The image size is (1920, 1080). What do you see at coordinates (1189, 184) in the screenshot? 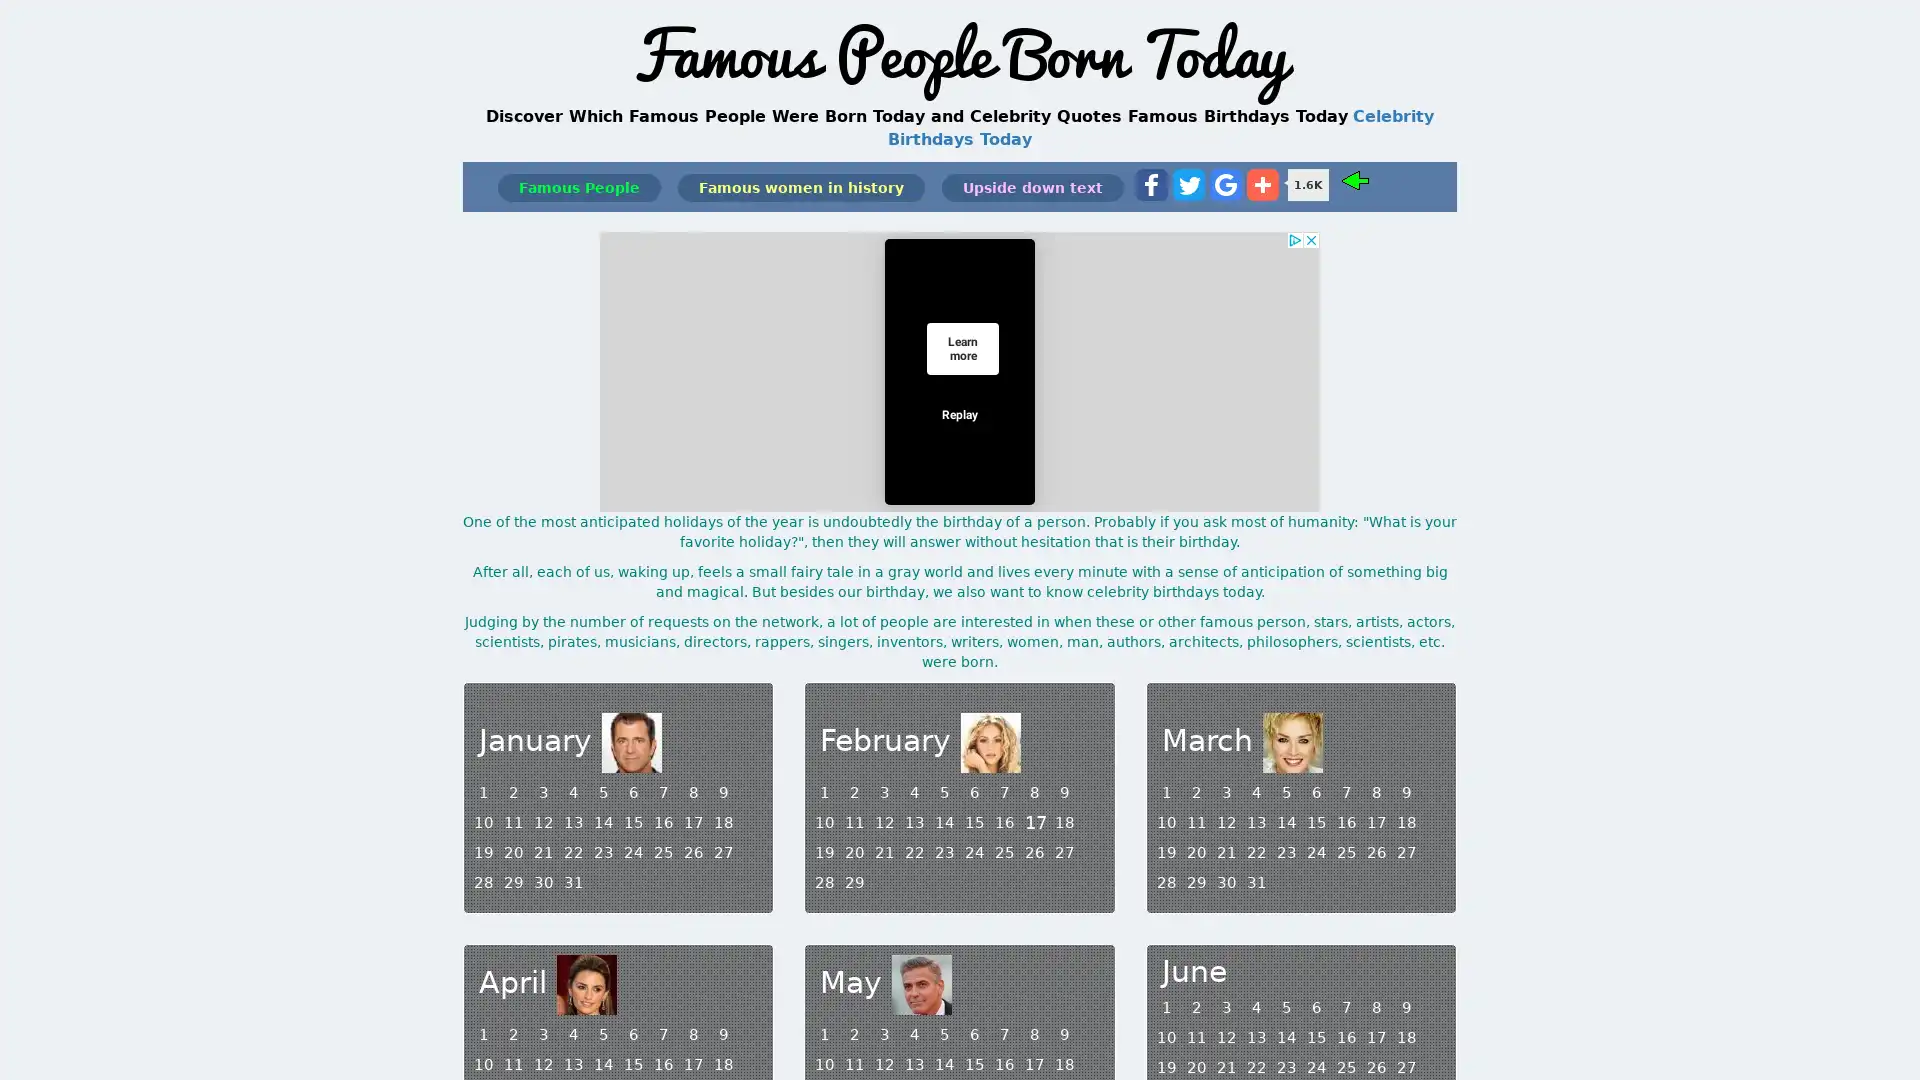
I see `Share to Twitter` at bounding box center [1189, 184].